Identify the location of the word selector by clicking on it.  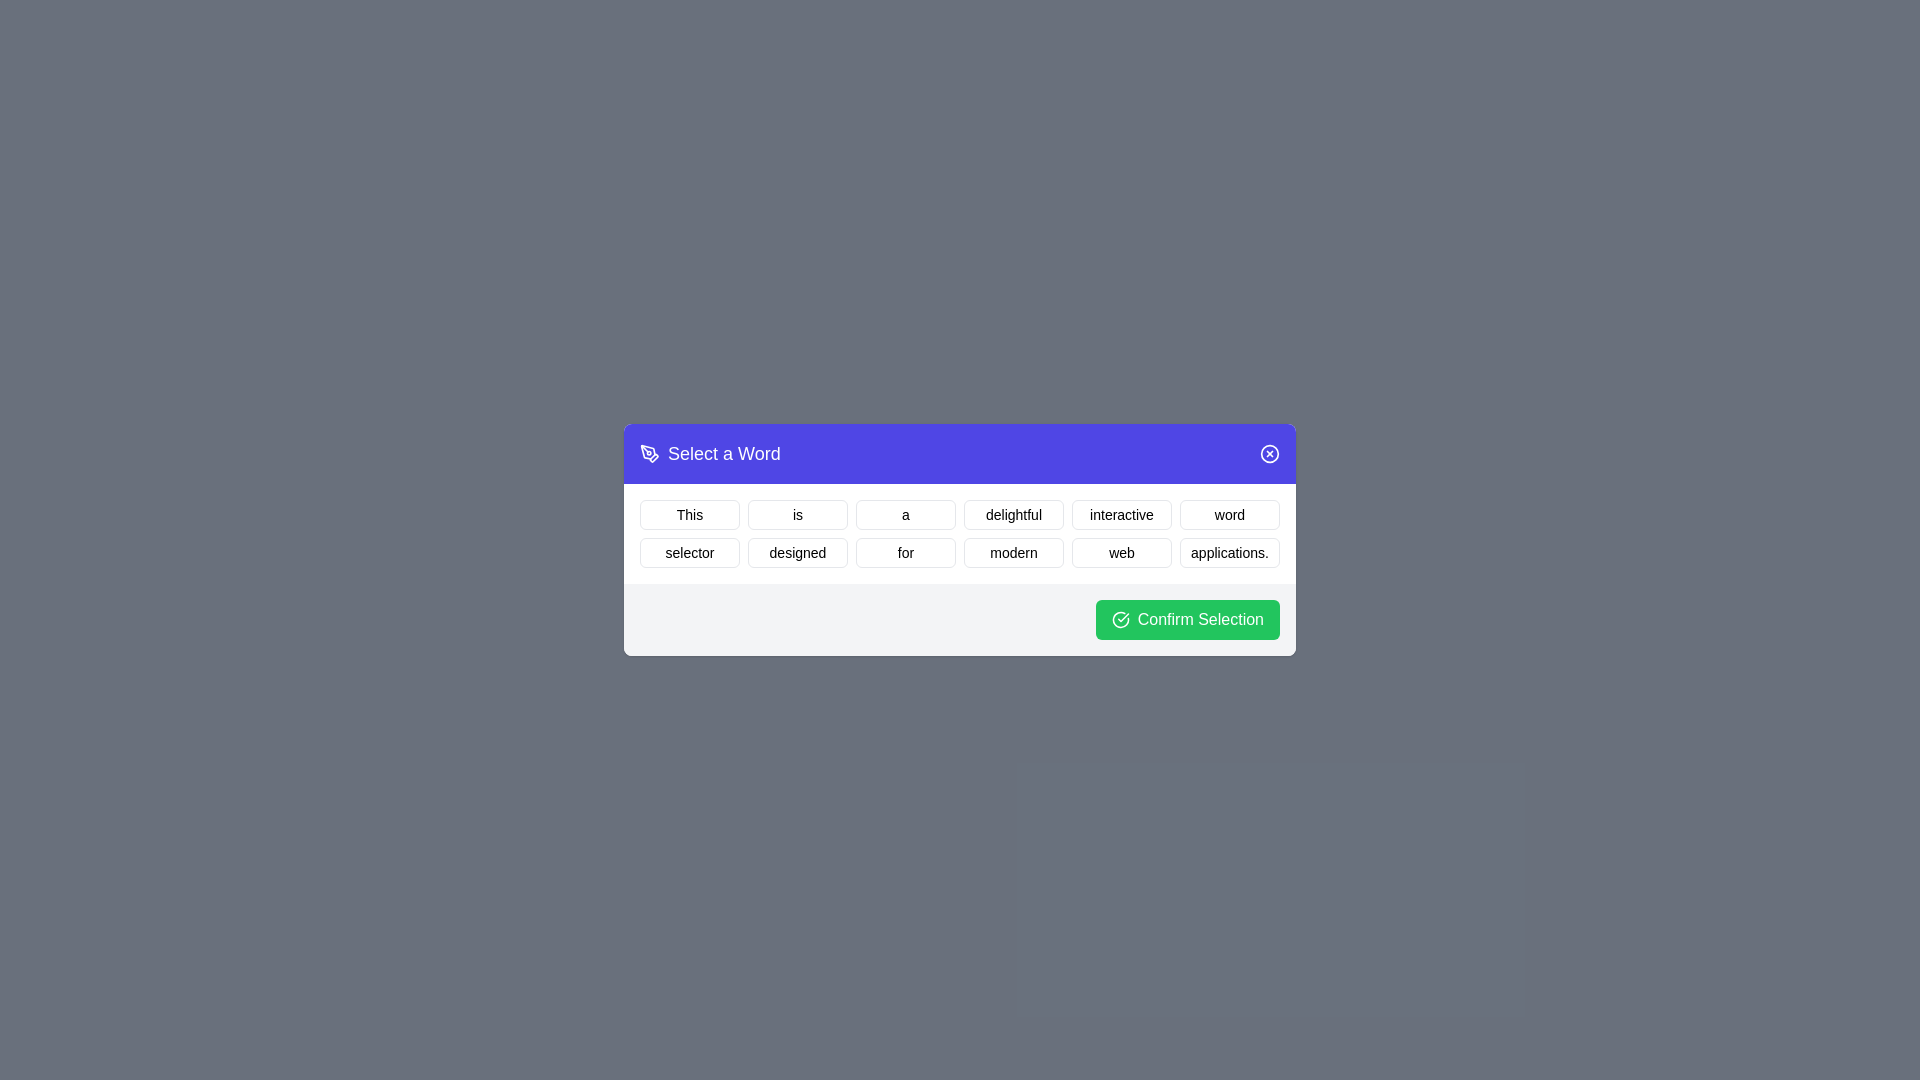
(690, 552).